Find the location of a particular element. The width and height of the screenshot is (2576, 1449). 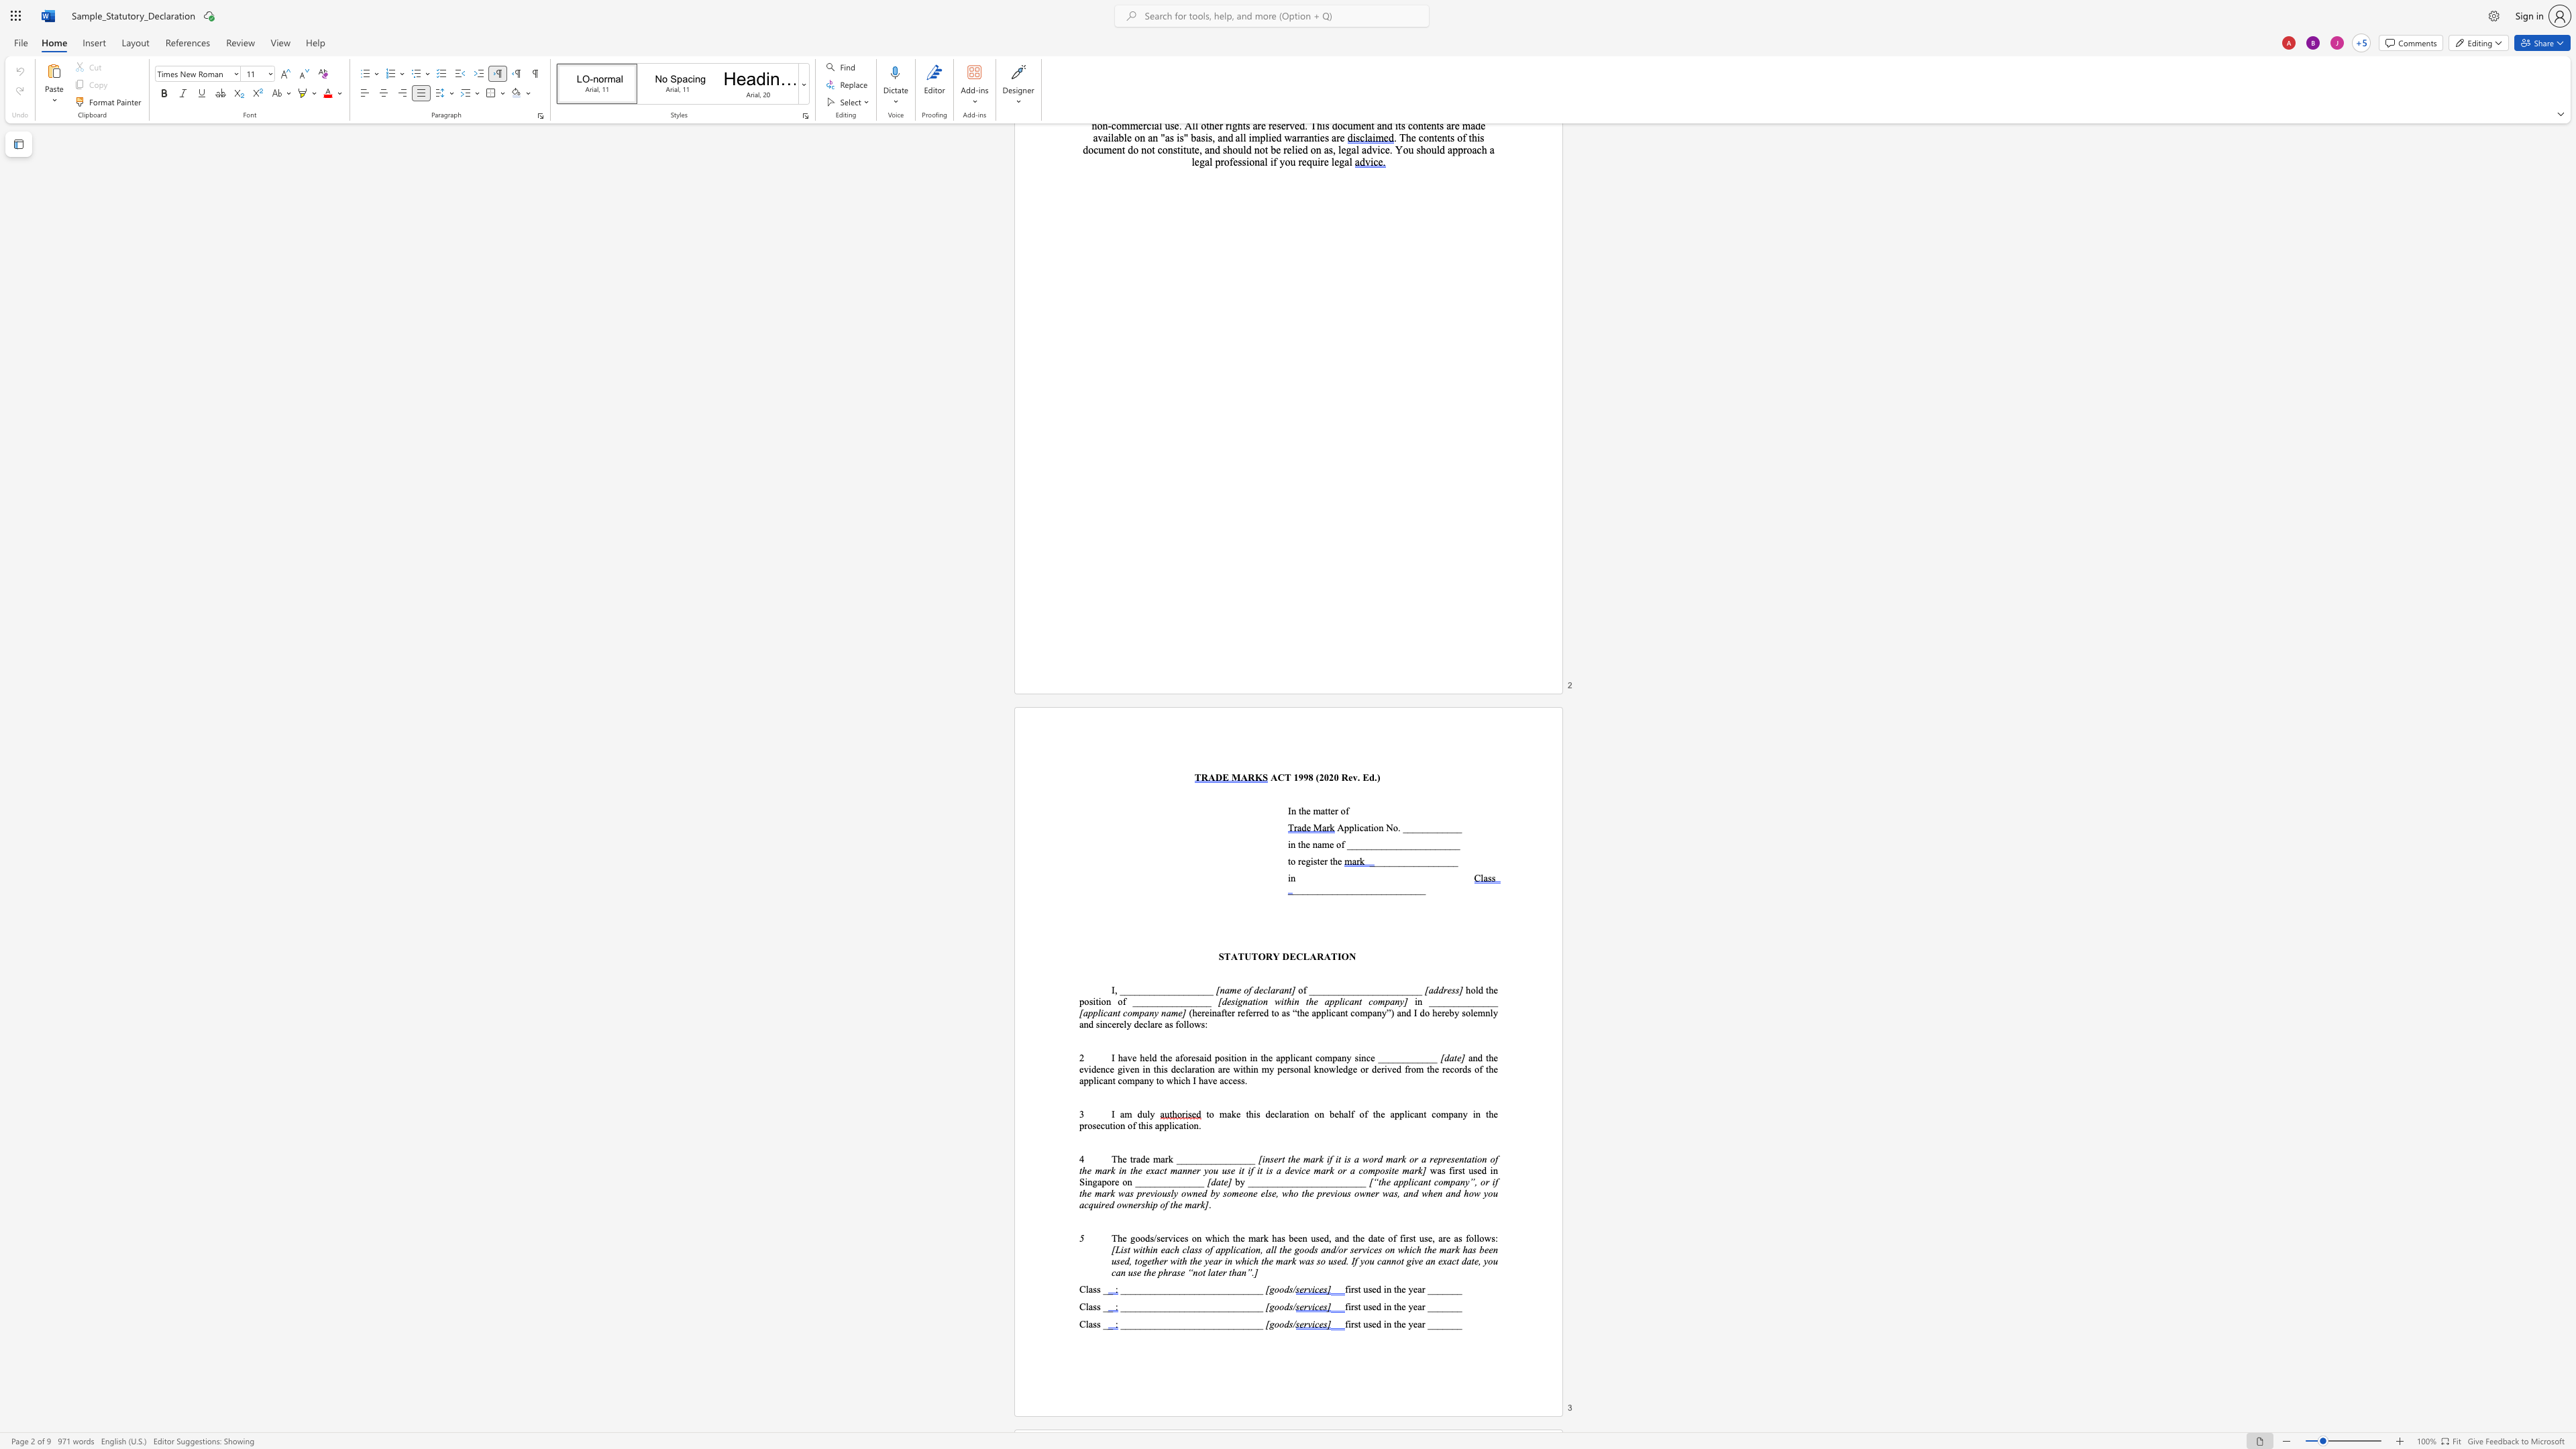

the 1th character "h" in the text is located at coordinates (1399, 1324).